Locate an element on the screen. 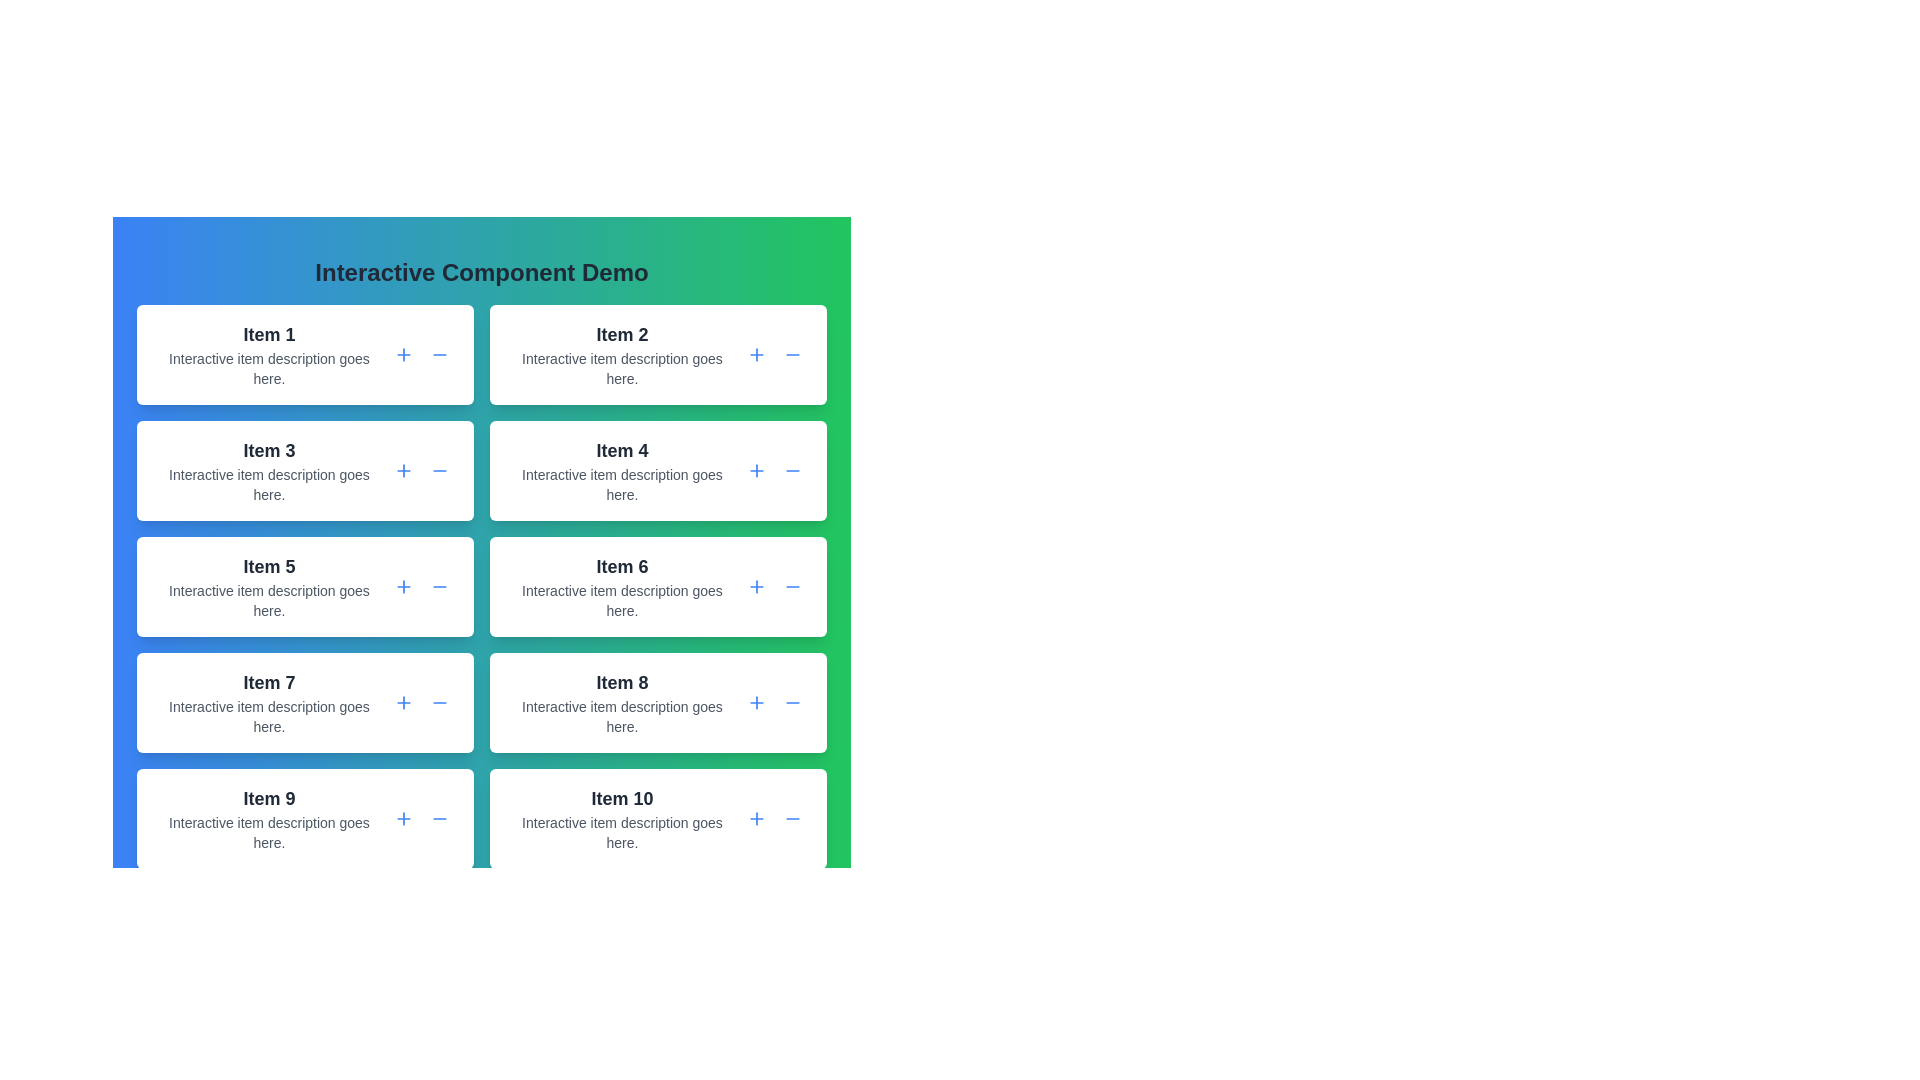 The image size is (1920, 1080). the decrement button located in the lower right corner of the card labeled 'Item 3' is located at coordinates (439, 470).